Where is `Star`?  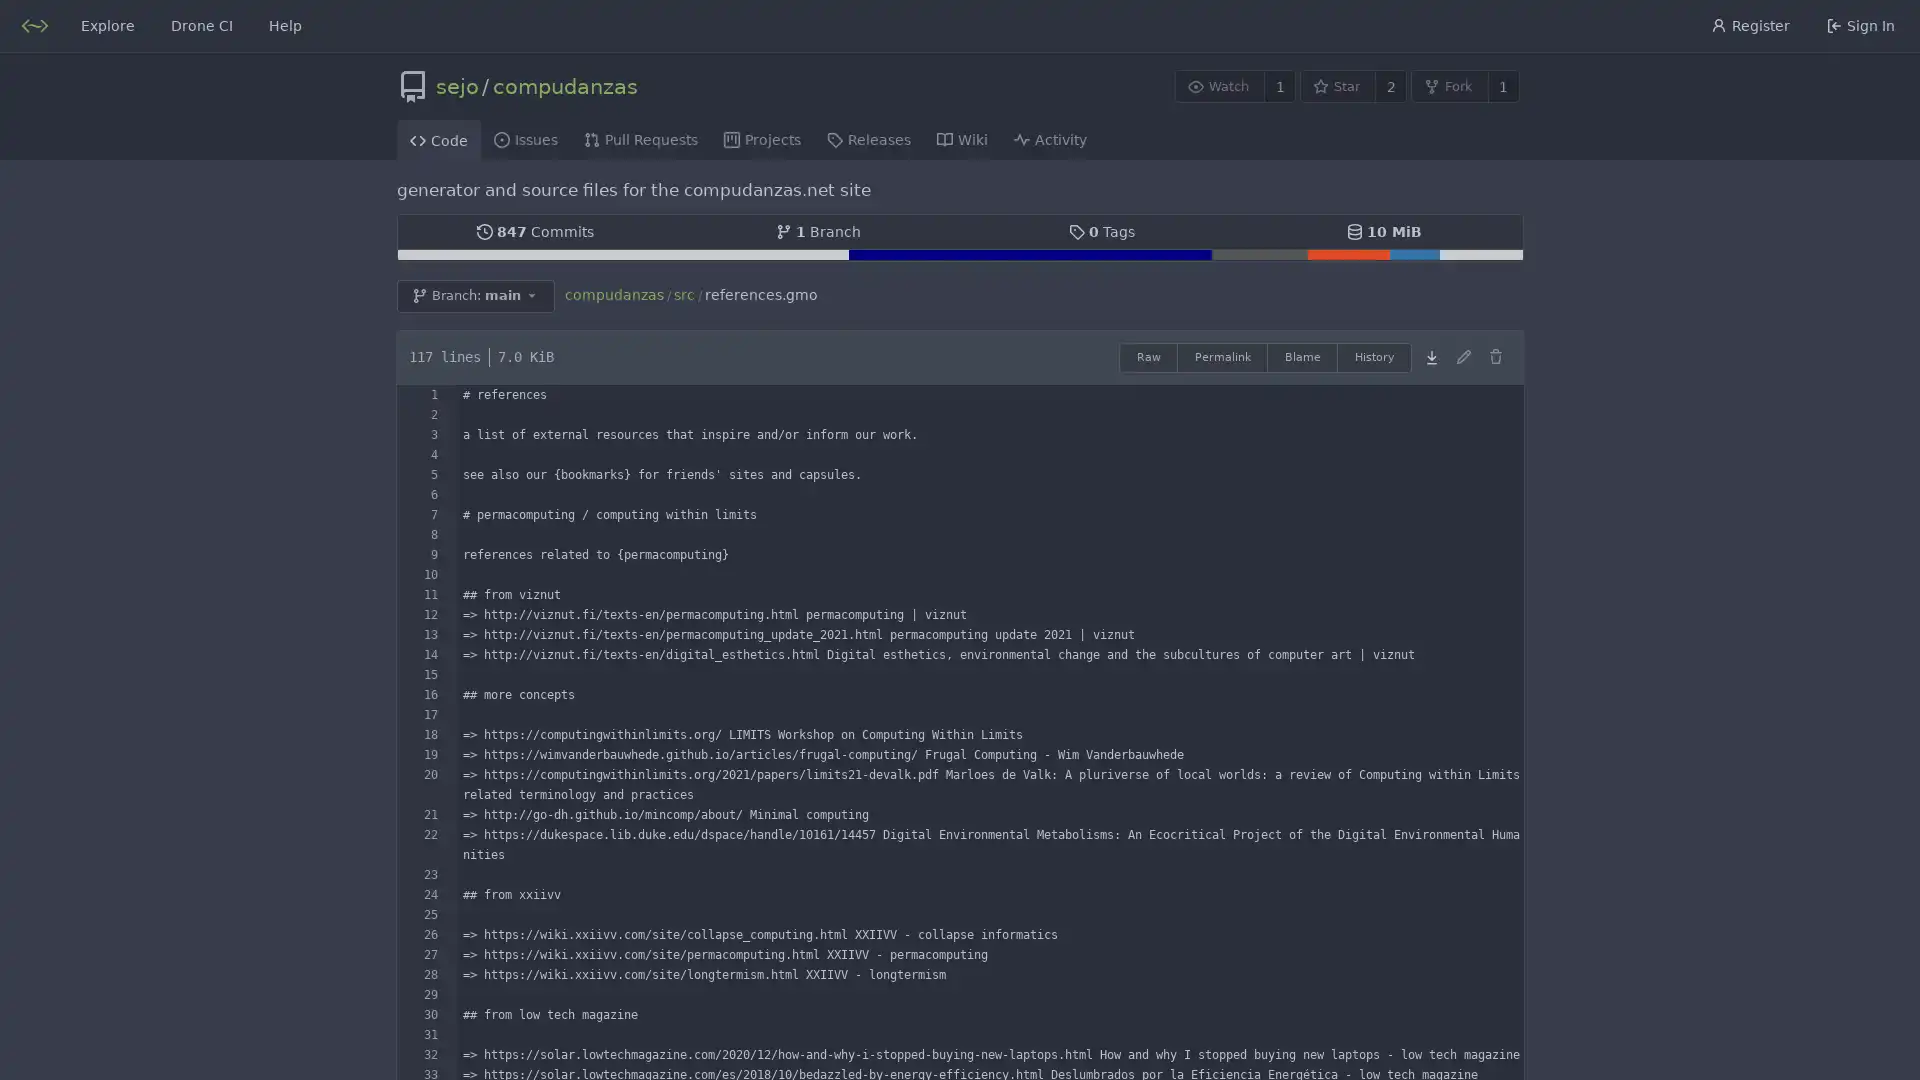
Star is located at coordinates (1337, 85).